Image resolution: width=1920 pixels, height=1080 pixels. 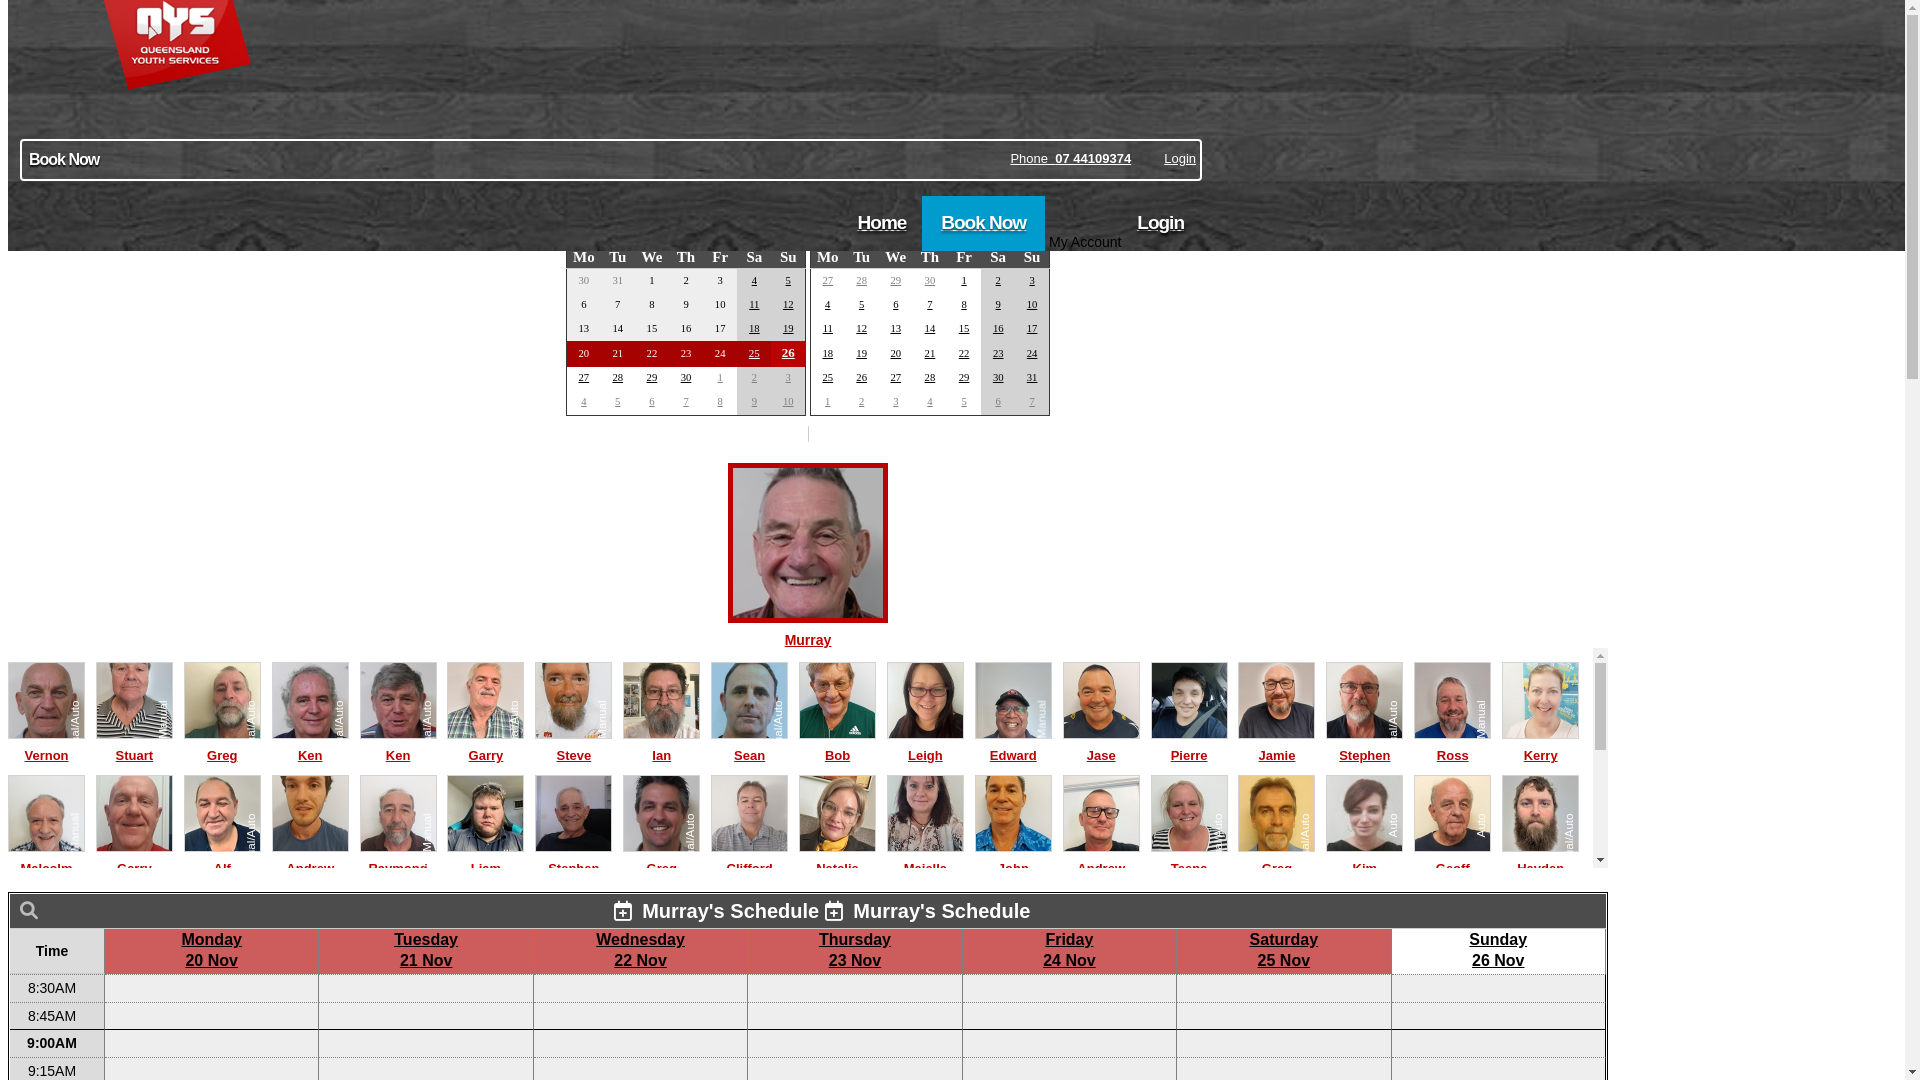 I want to click on 'Edward, so click(x=1013, y=745).